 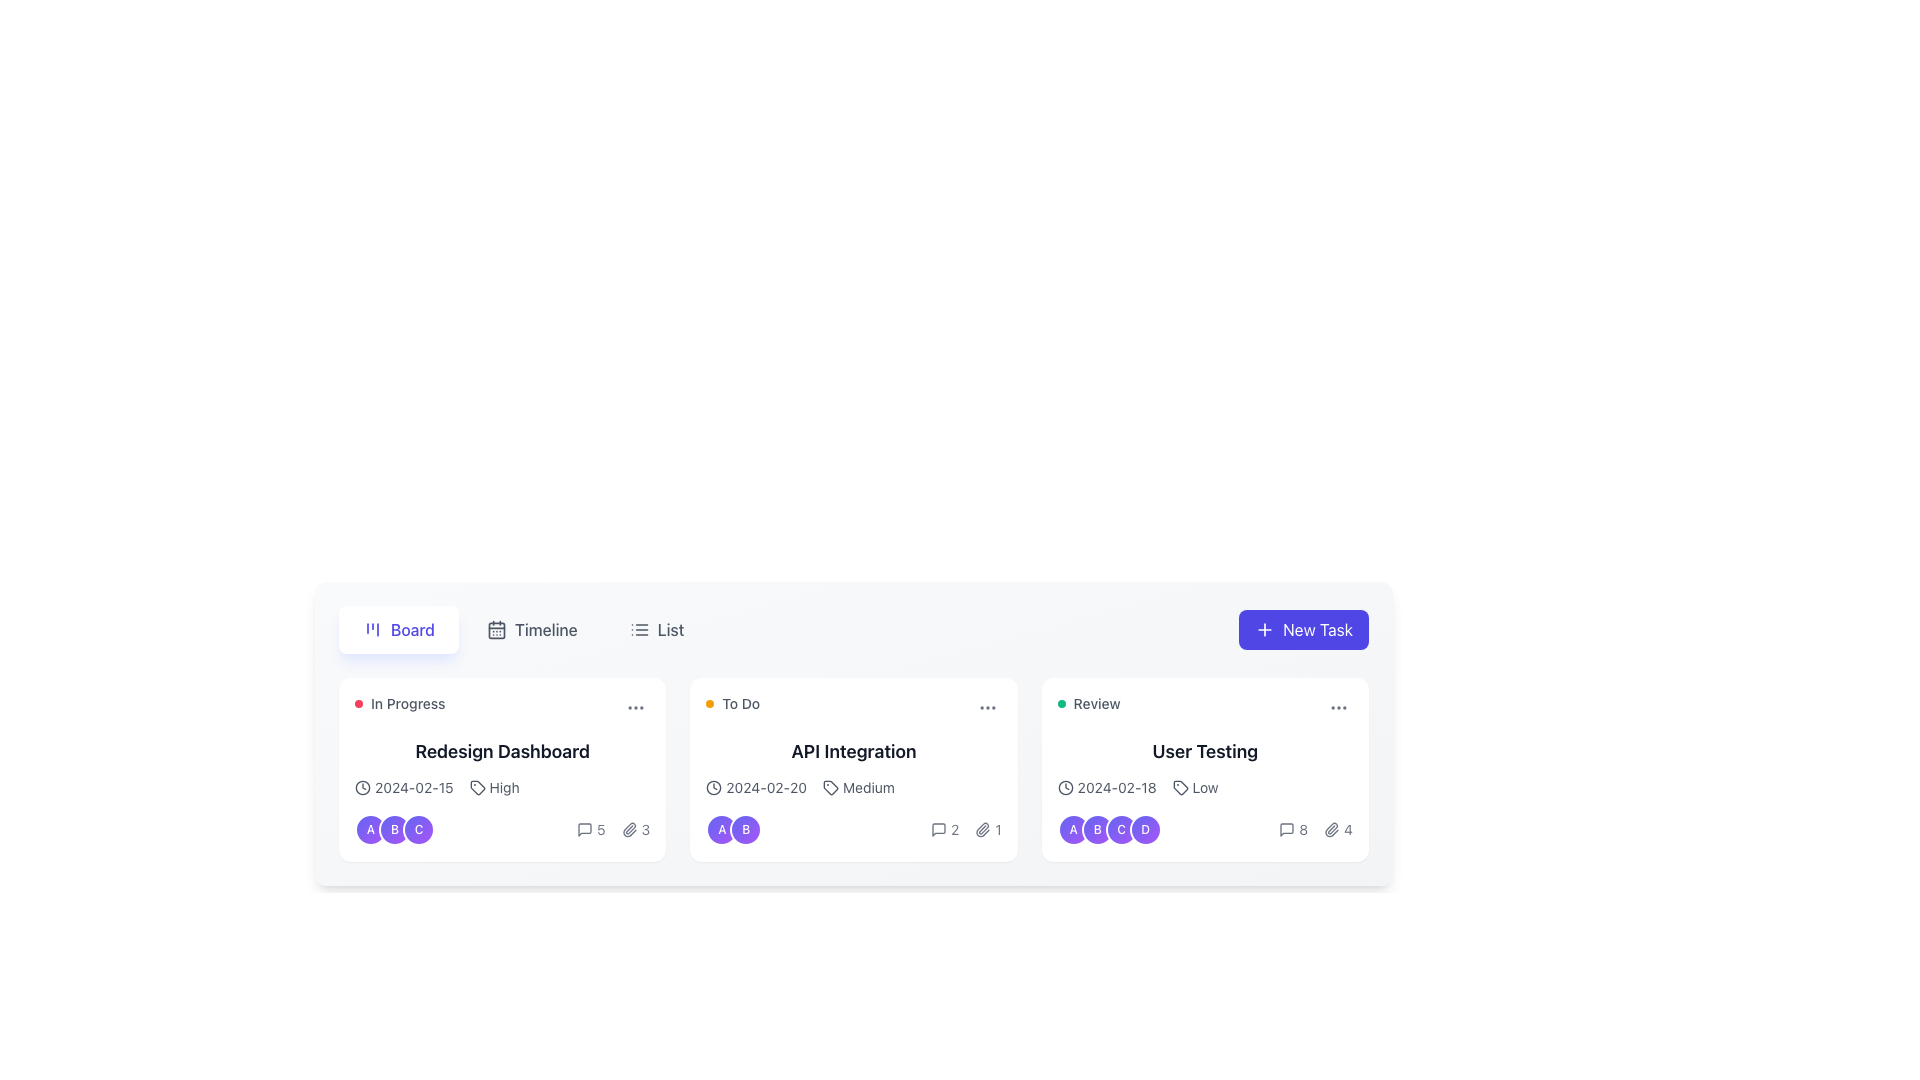 I want to click on the 'List' navigation option in the horizontal menu, so click(x=671, y=628).